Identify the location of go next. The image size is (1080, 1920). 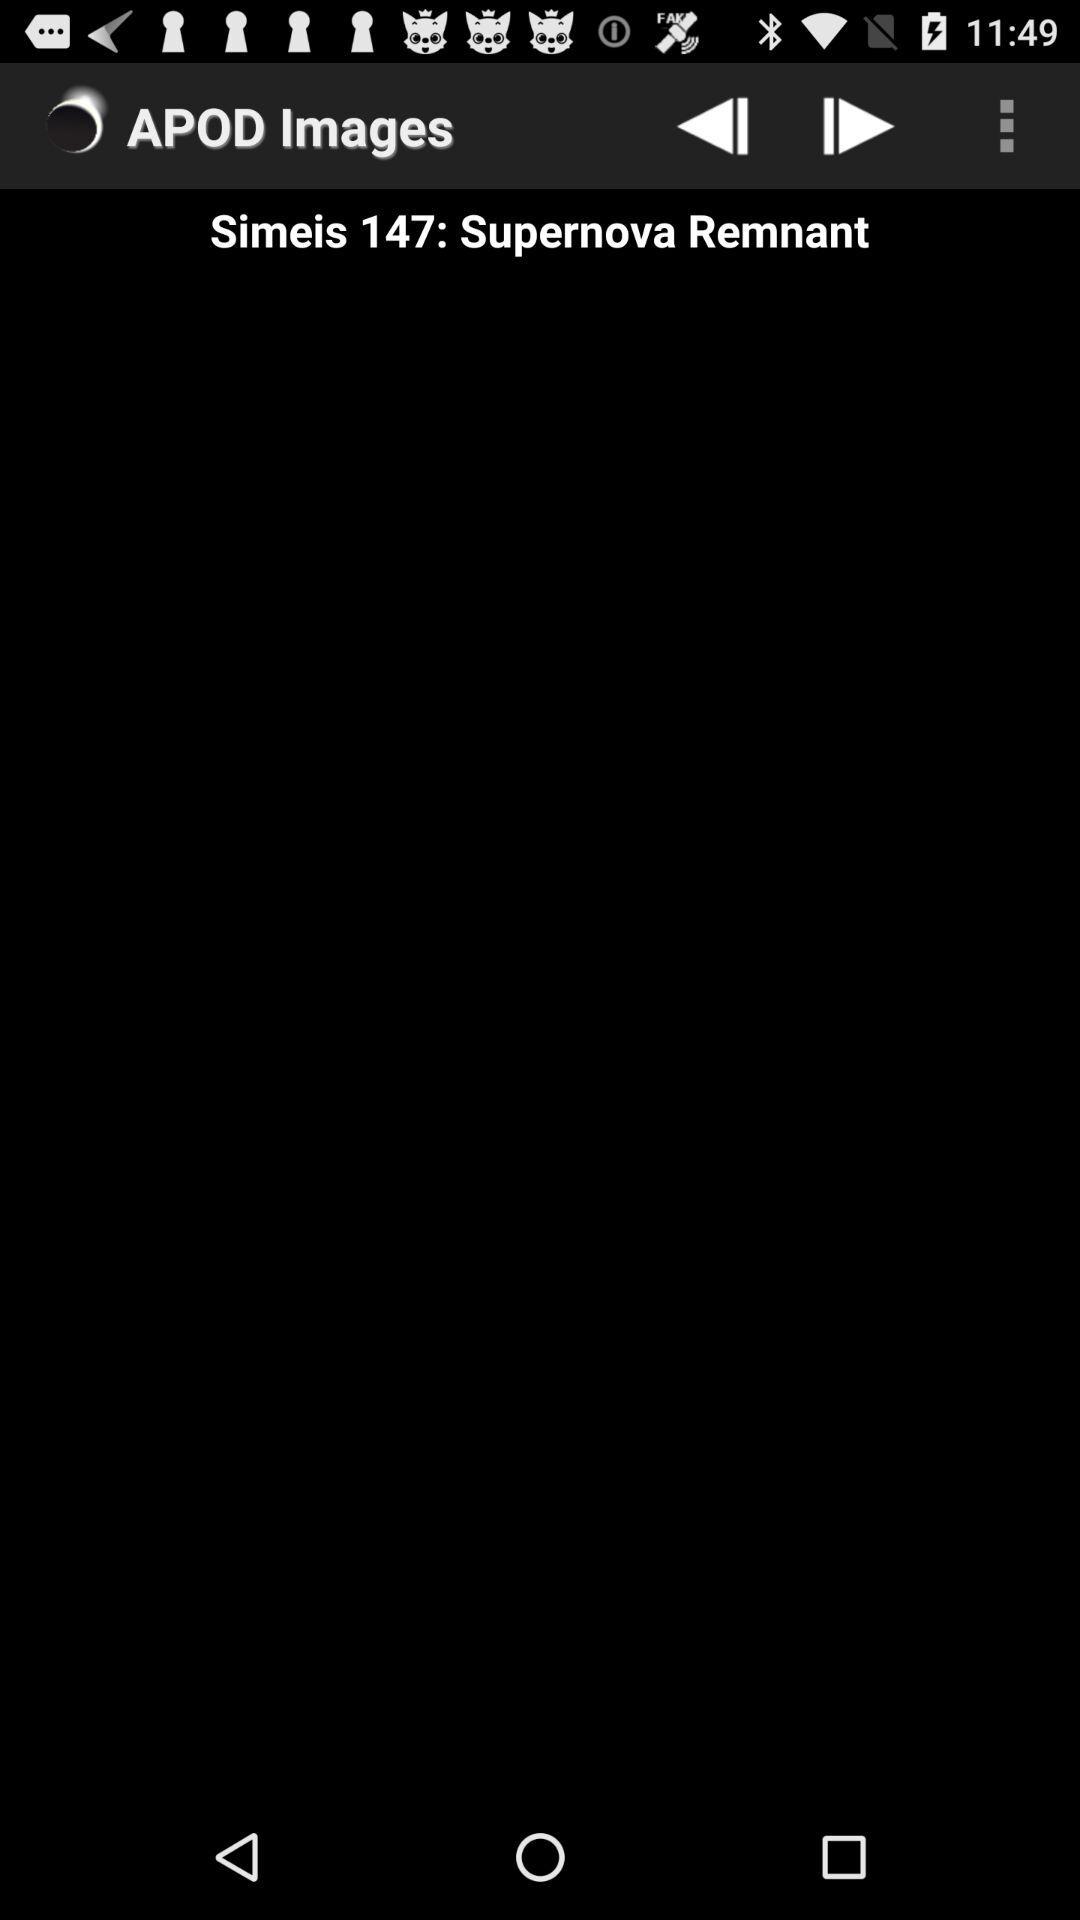
(858, 124).